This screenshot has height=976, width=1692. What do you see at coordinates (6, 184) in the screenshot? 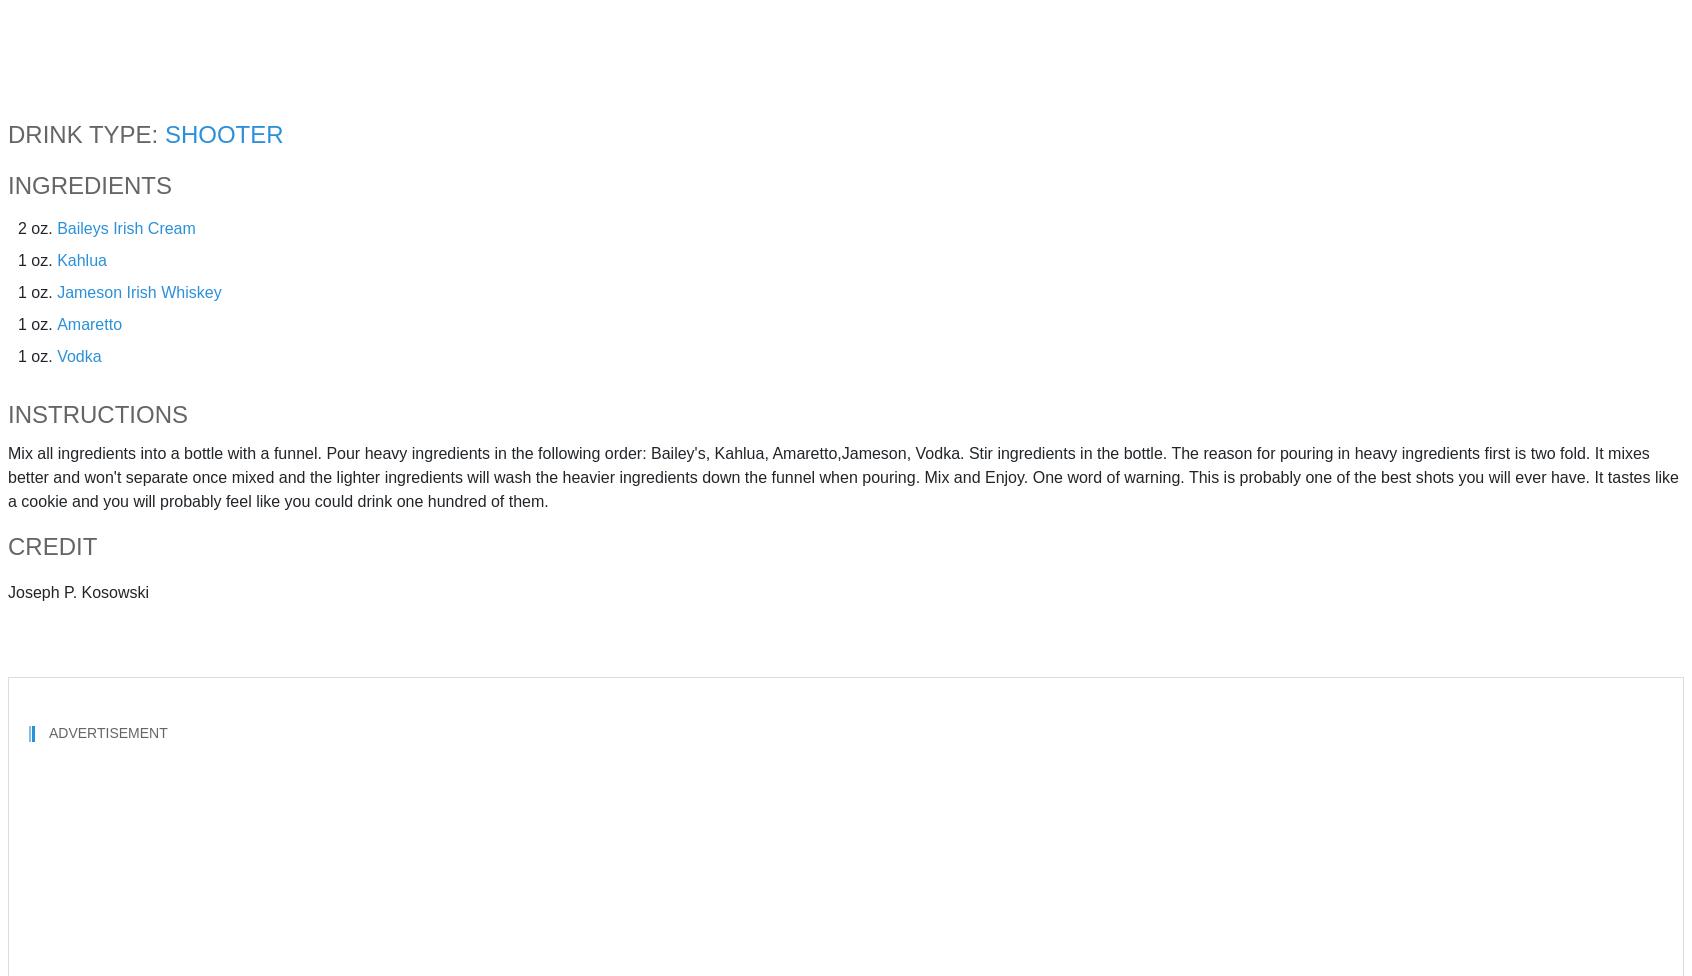
I see `'Ingredients'` at bounding box center [6, 184].